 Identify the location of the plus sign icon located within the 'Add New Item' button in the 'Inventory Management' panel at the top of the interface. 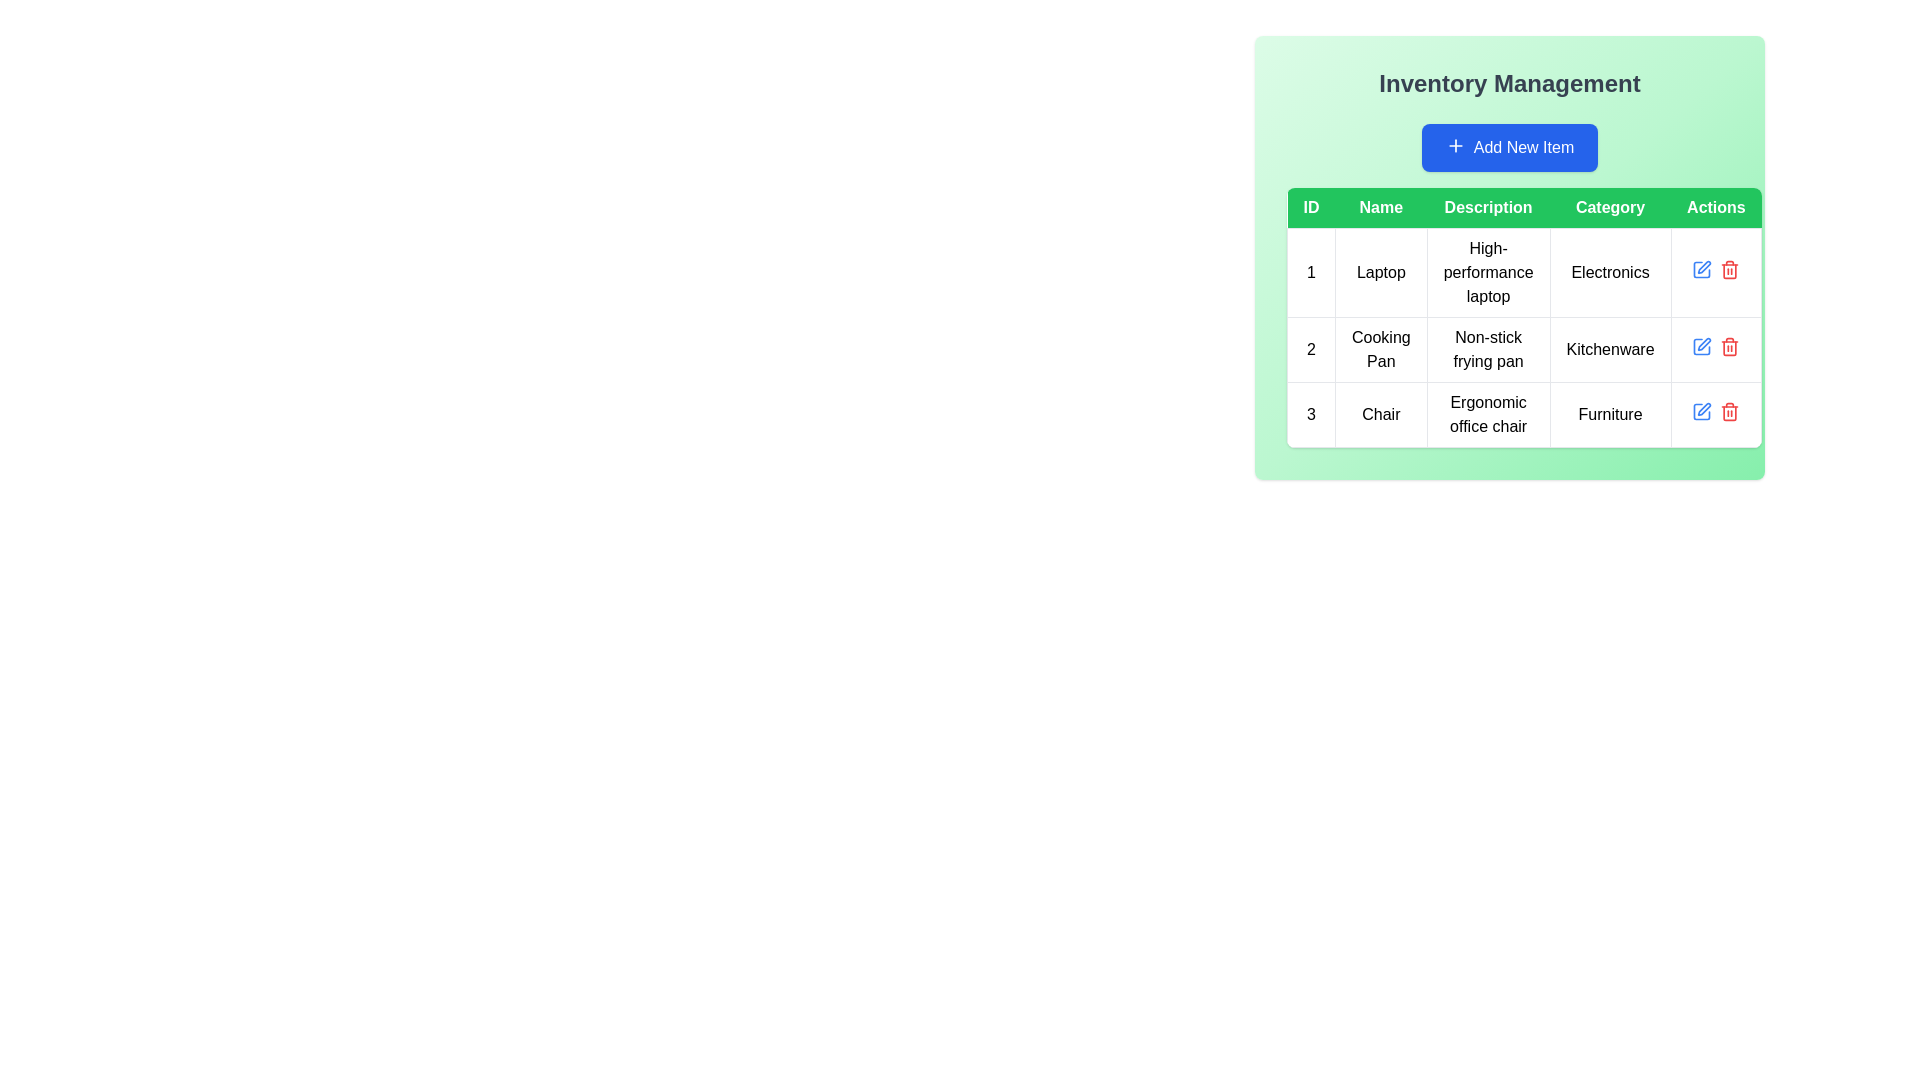
(1455, 145).